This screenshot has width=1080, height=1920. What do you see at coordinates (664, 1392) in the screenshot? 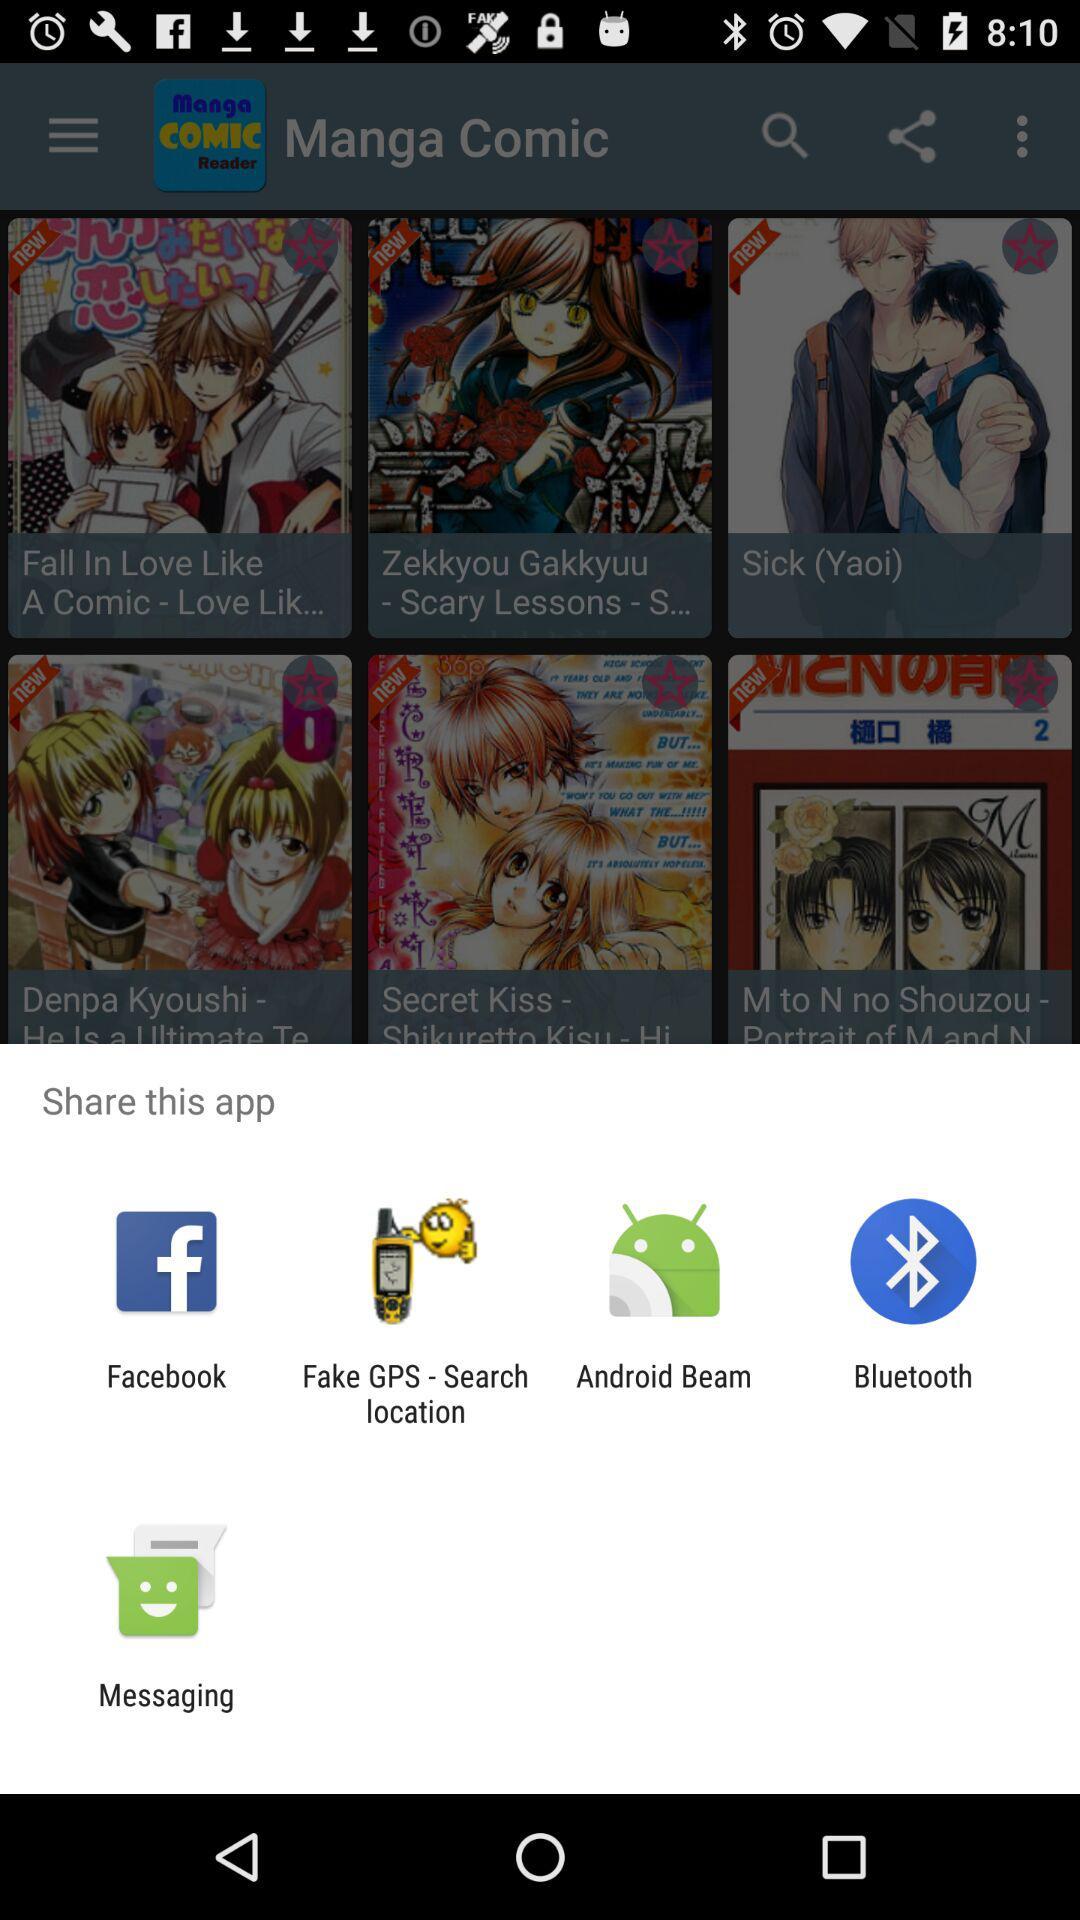
I see `the app to the left of the bluetooth icon` at bounding box center [664, 1392].